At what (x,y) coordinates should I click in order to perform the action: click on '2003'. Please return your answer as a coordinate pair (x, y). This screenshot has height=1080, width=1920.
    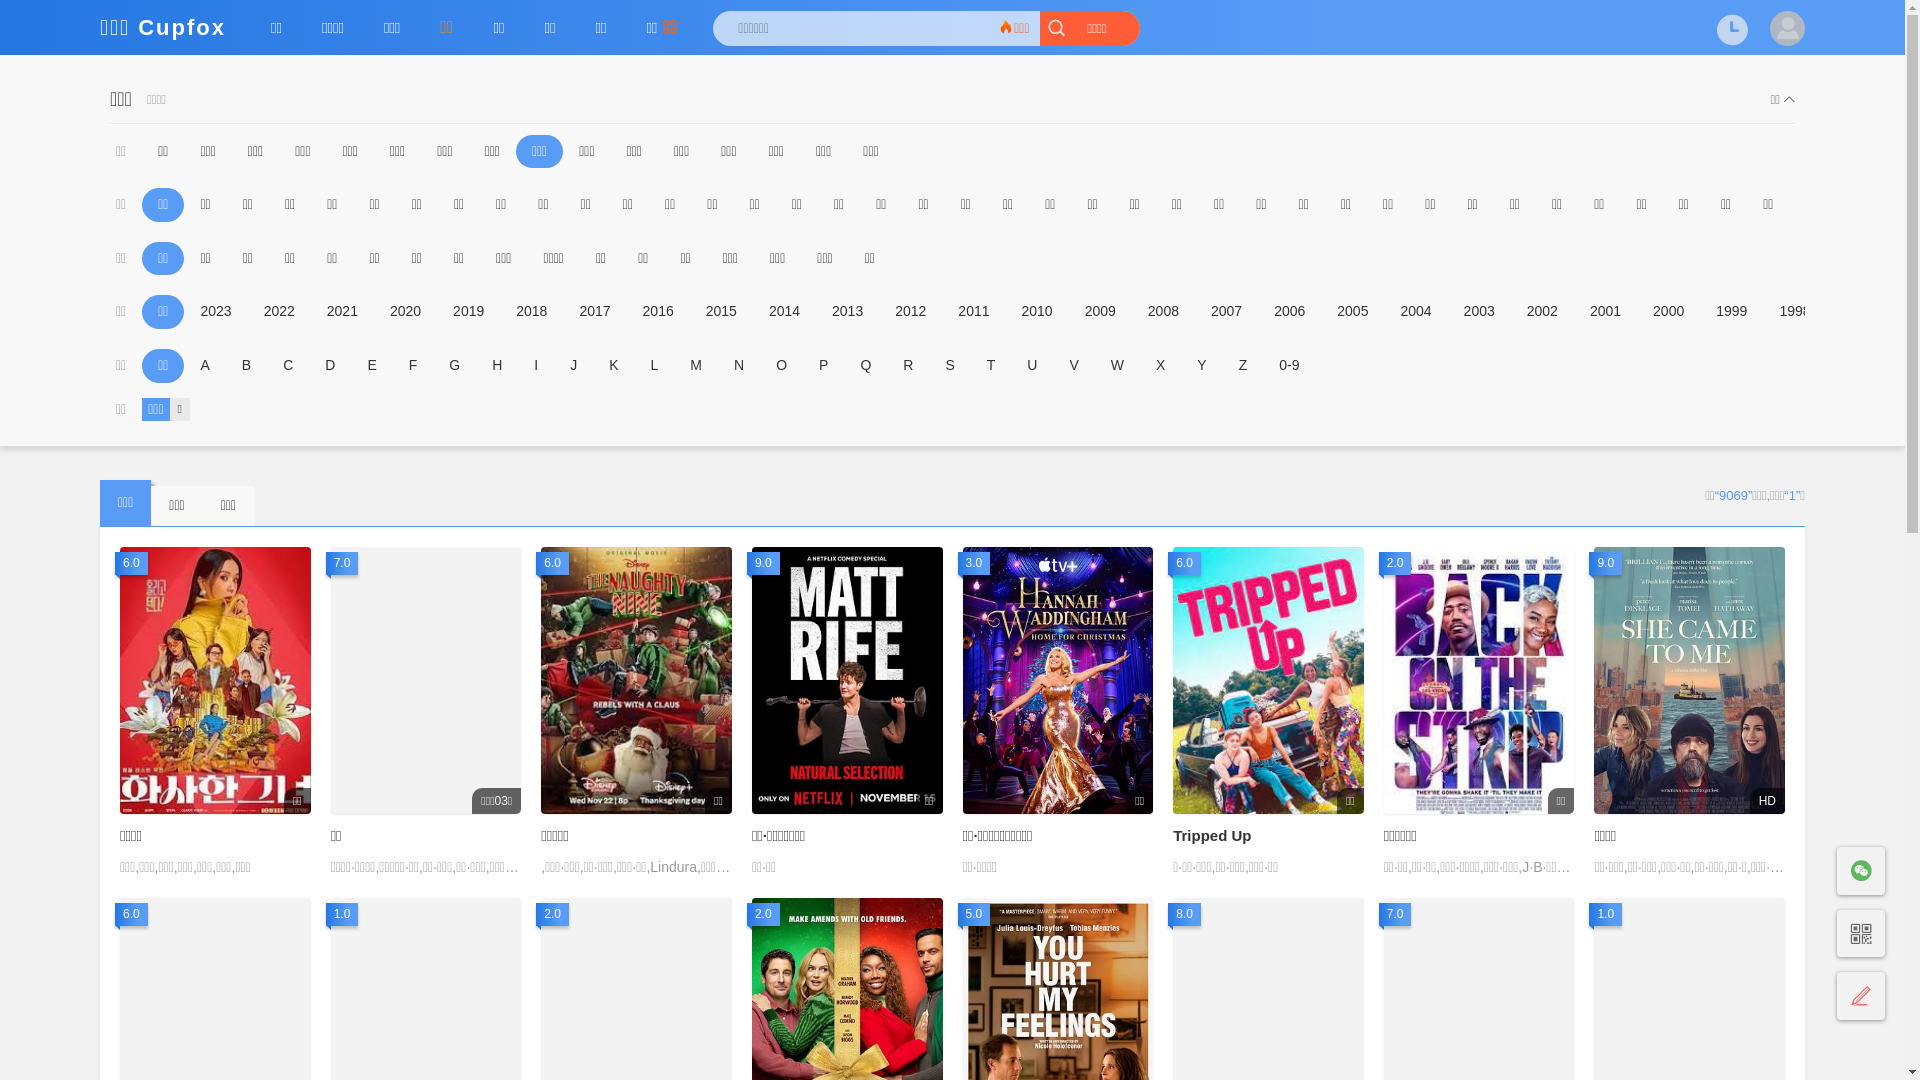
    Looking at the image, I should click on (1479, 312).